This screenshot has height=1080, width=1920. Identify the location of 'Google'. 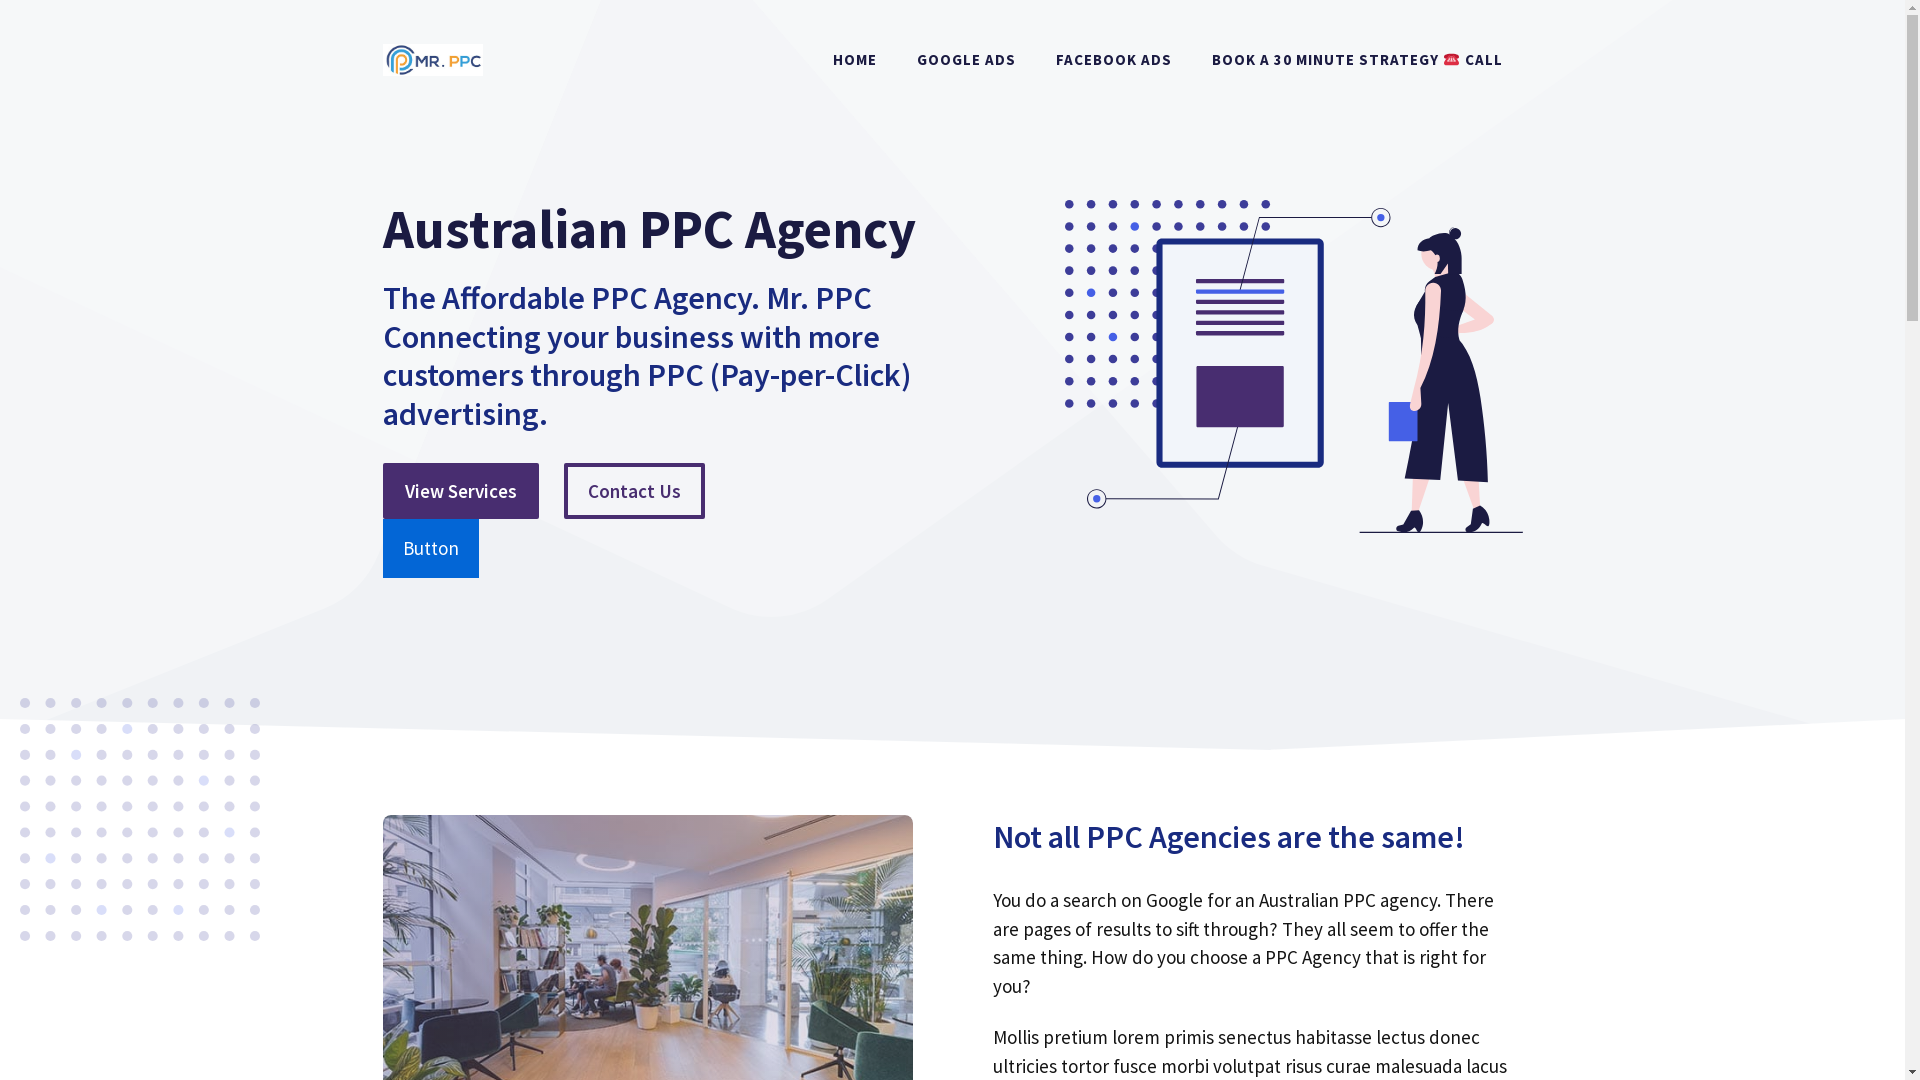
(1174, 898).